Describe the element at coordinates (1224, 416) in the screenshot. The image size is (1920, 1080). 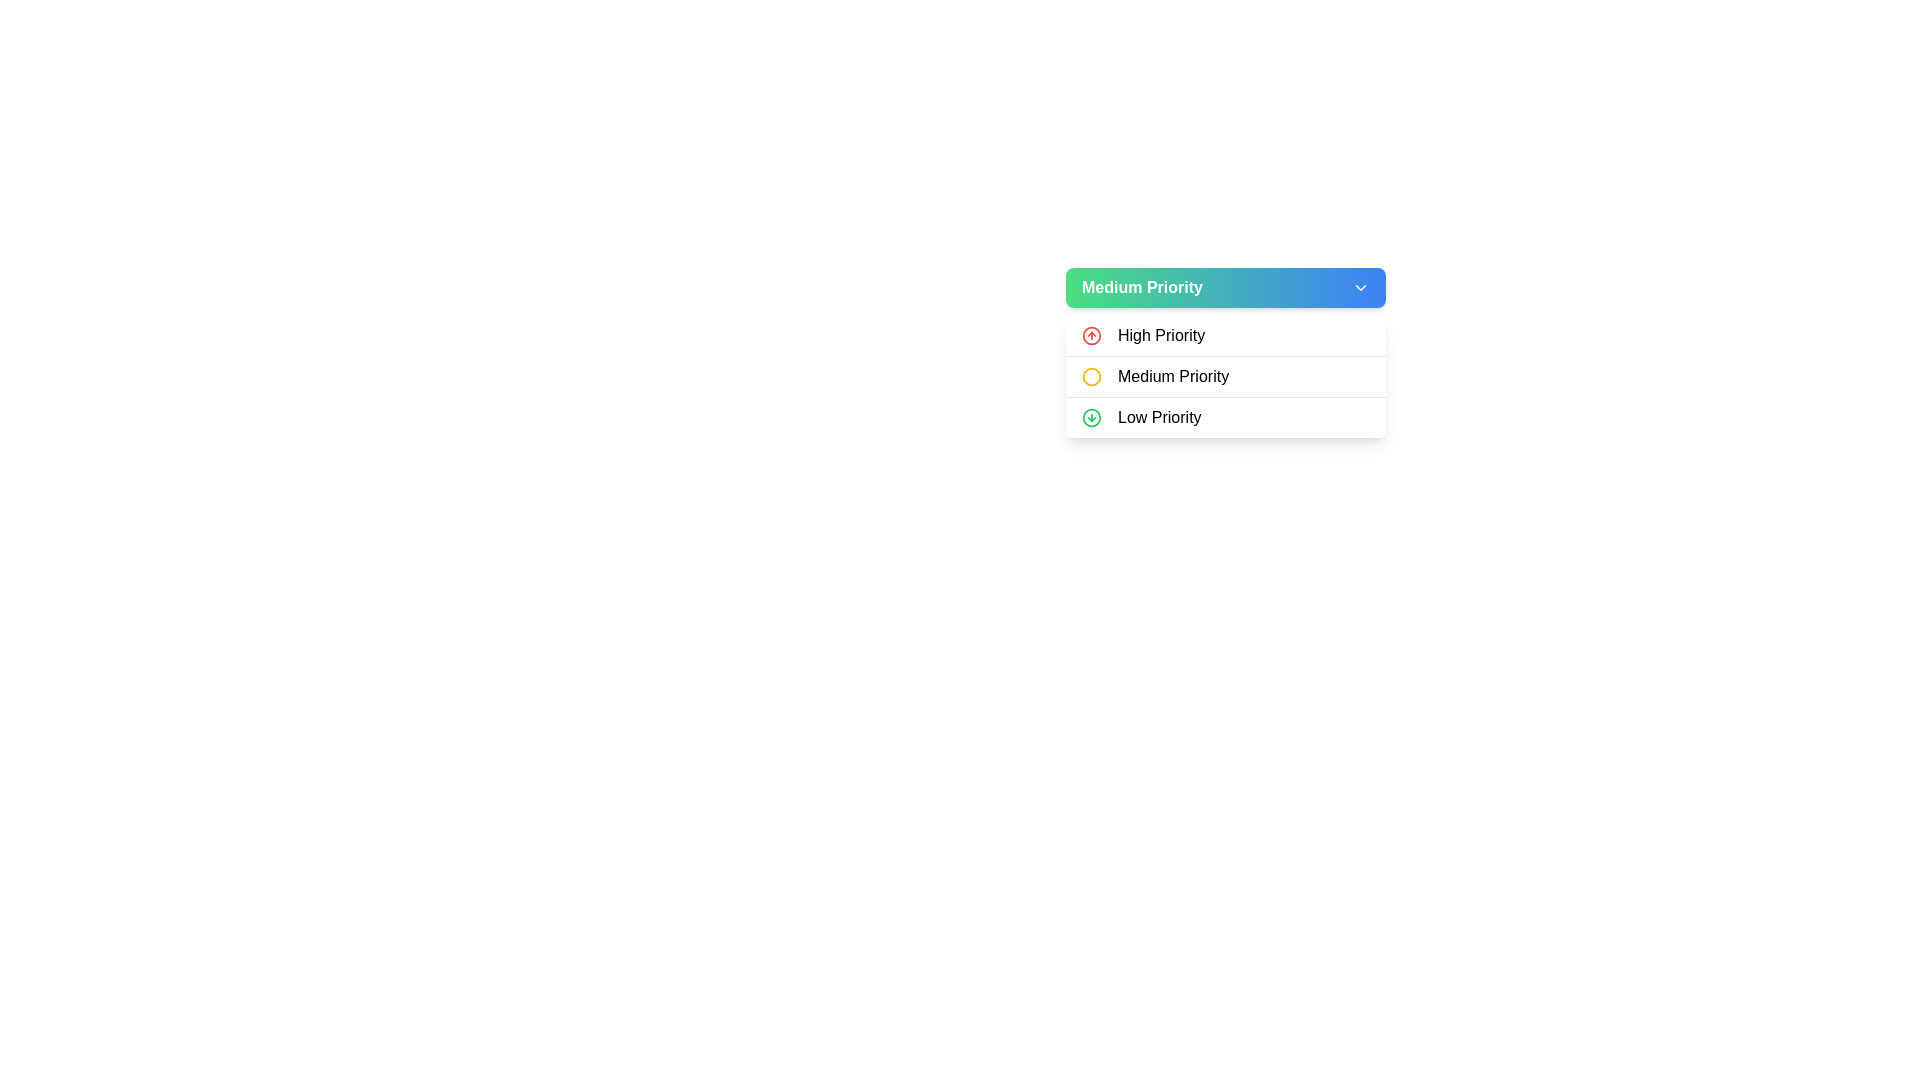
I see `the low priority status list item in the selectable dropdown menu, which is the third item below the 'Medium Priority' item` at that location.